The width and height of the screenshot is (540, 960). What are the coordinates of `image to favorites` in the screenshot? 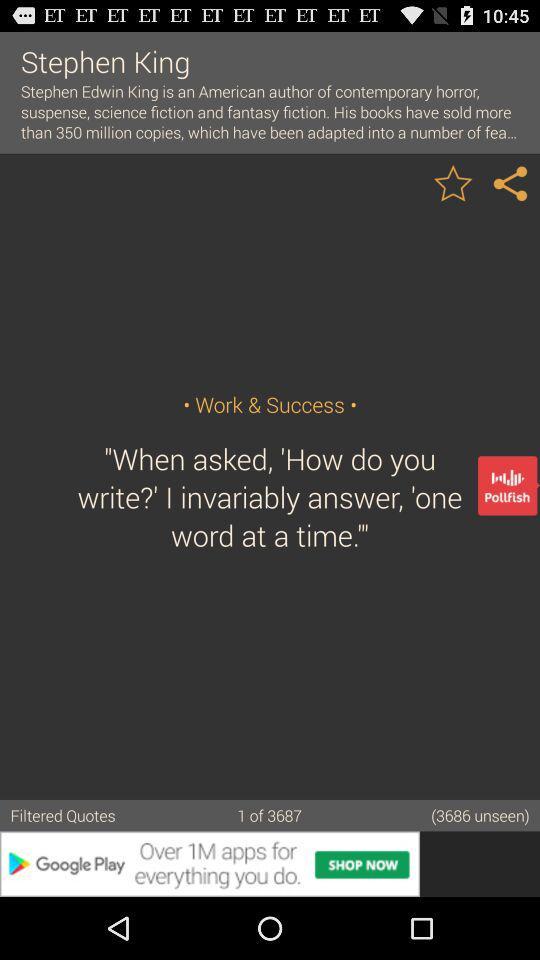 It's located at (453, 182).